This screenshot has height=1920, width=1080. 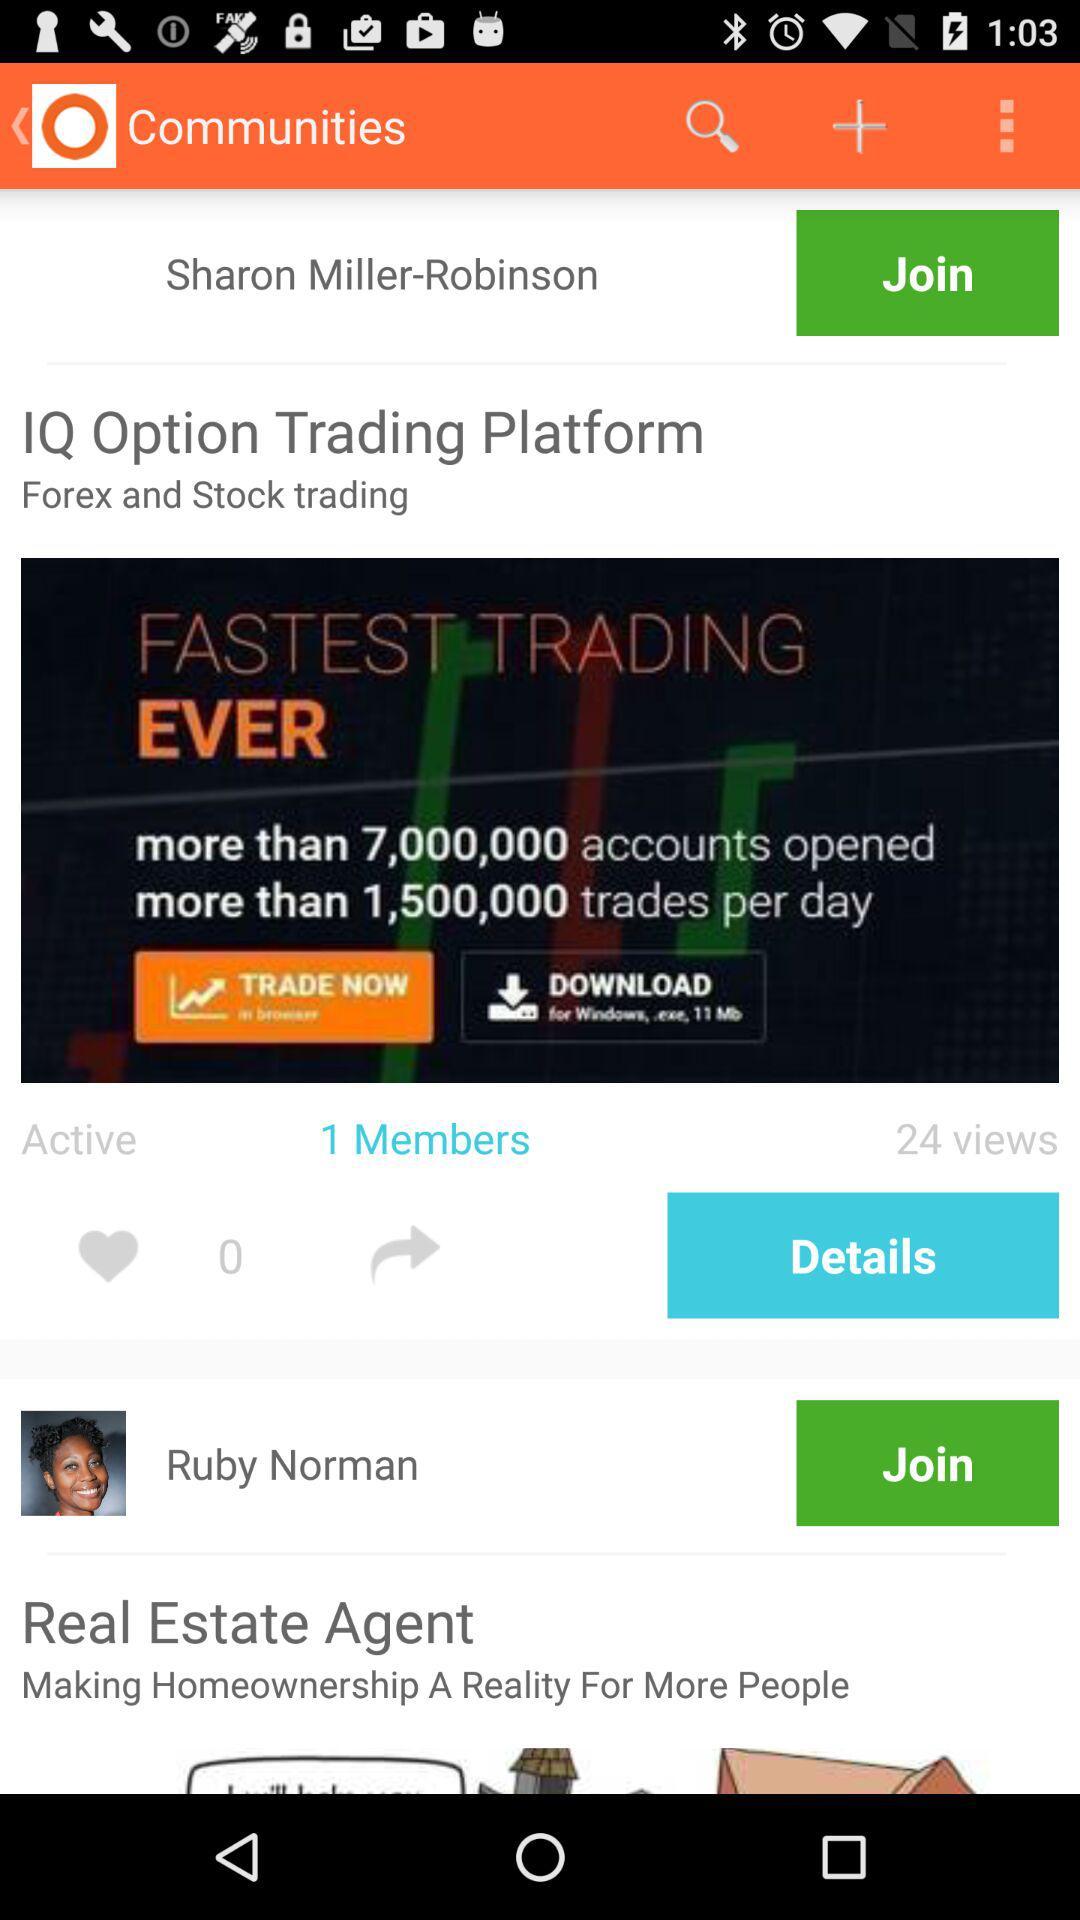 What do you see at coordinates (525, 1553) in the screenshot?
I see `icon above real estate agent item` at bounding box center [525, 1553].